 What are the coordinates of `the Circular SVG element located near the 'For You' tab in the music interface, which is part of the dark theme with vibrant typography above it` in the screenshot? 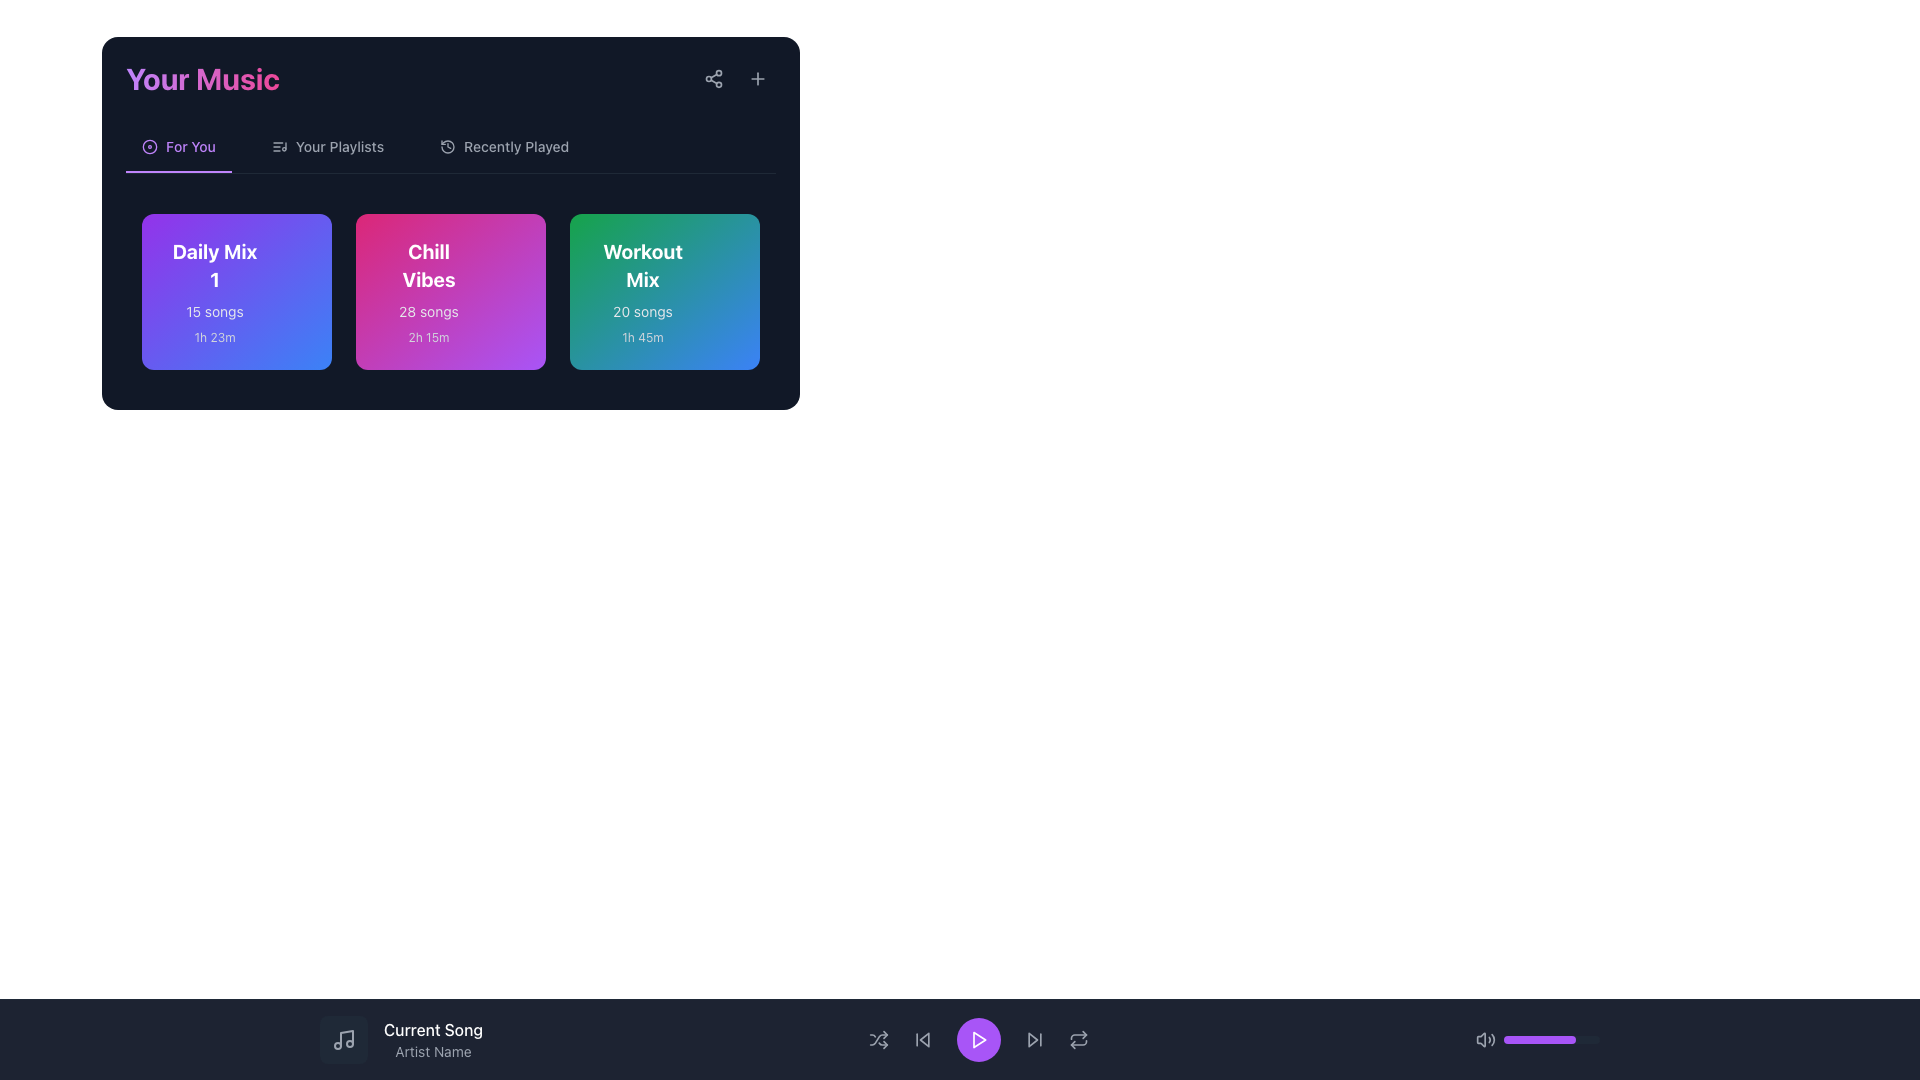 It's located at (148, 145).